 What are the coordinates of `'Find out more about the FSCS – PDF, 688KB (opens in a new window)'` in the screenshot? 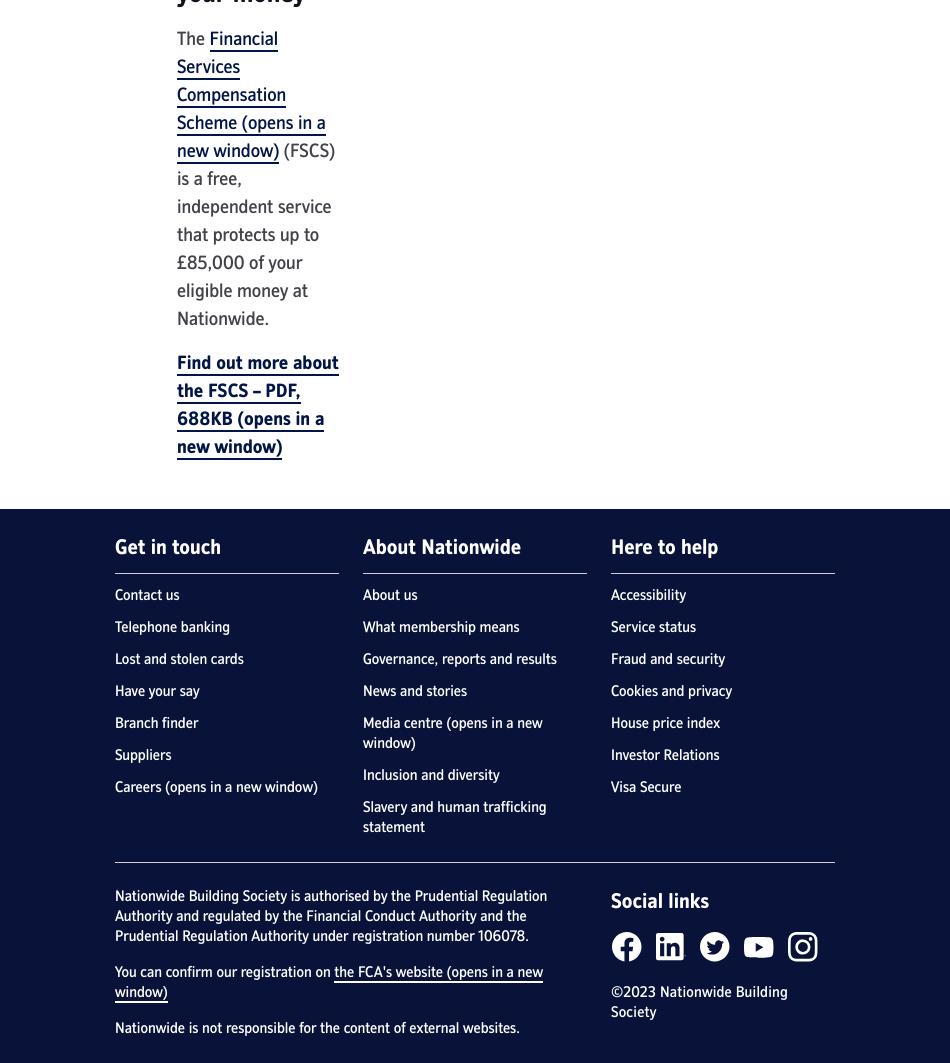 It's located at (256, 405).